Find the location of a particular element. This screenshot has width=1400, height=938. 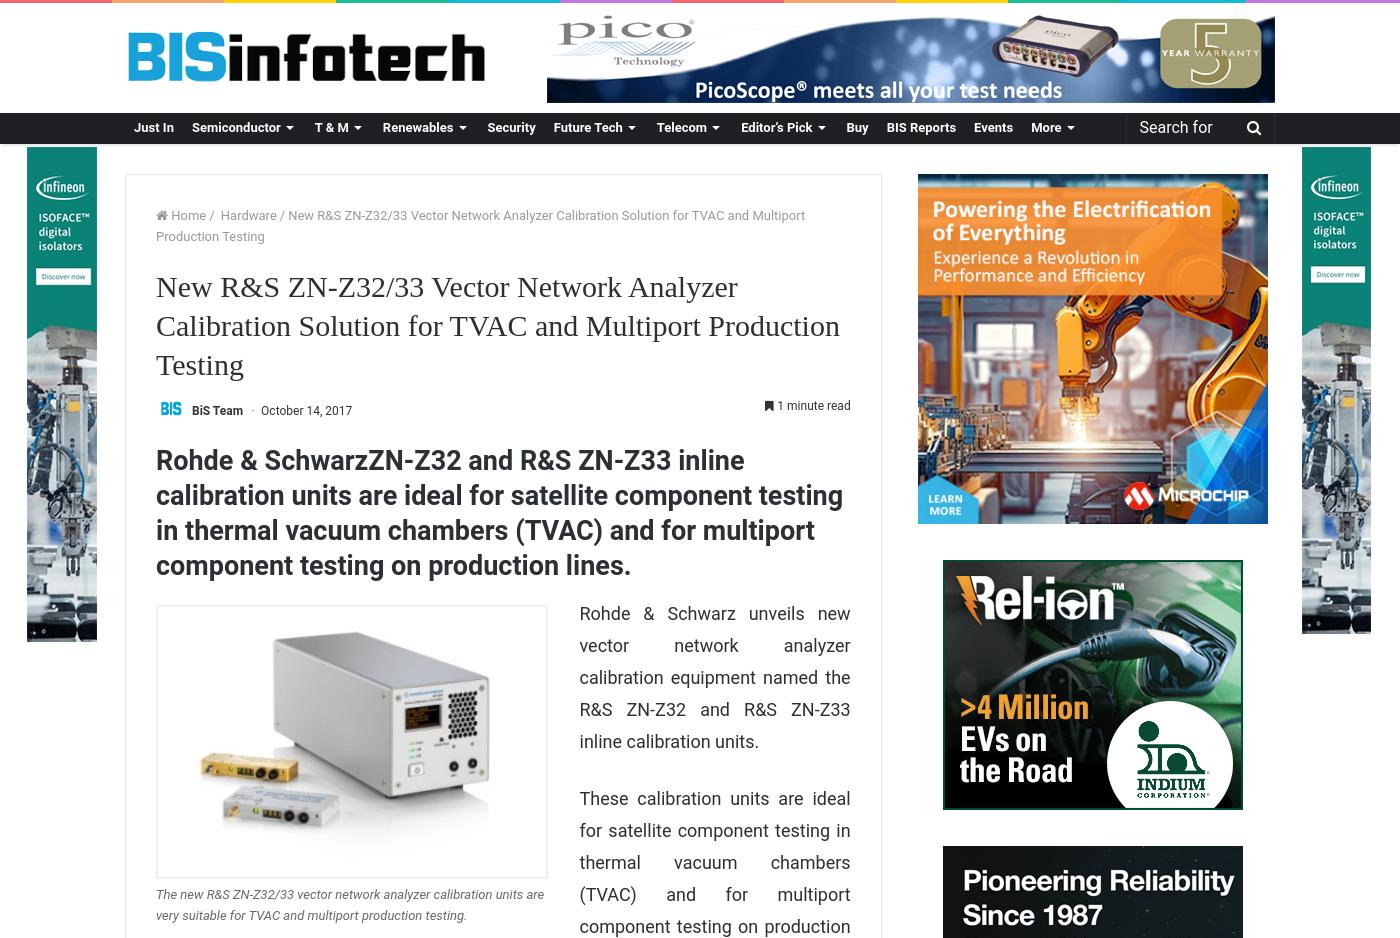

'Rohde & SchwarzZN-Z32 and R&S ZN-Z33 inline calibration units are ideal for satellite component testing in thermal vacuum chambers (TVAC) and for multiport component testing on production lines.' is located at coordinates (499, 512).